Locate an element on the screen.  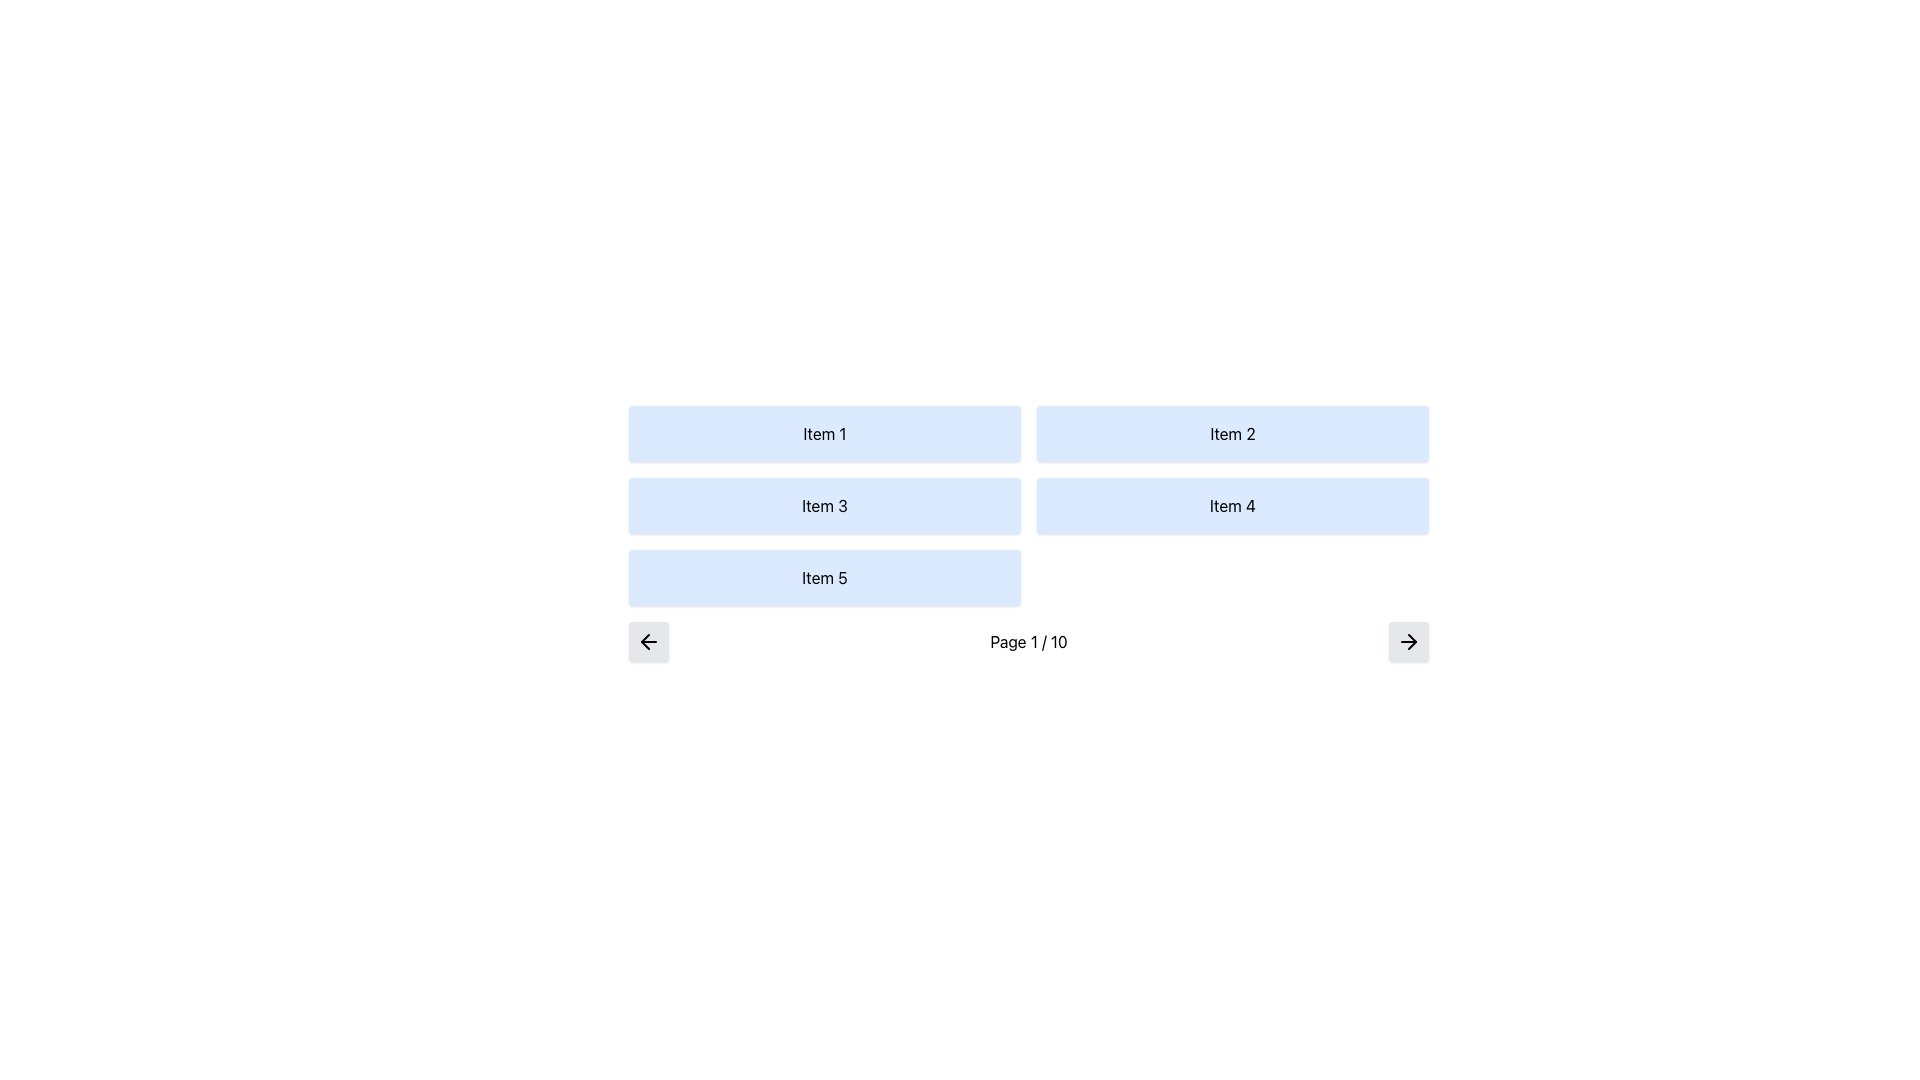
the button-like grid item labeled 'Item 2' which has a light blue background and is located in the top row of the grid layout is located at coordinates (1232, 433).